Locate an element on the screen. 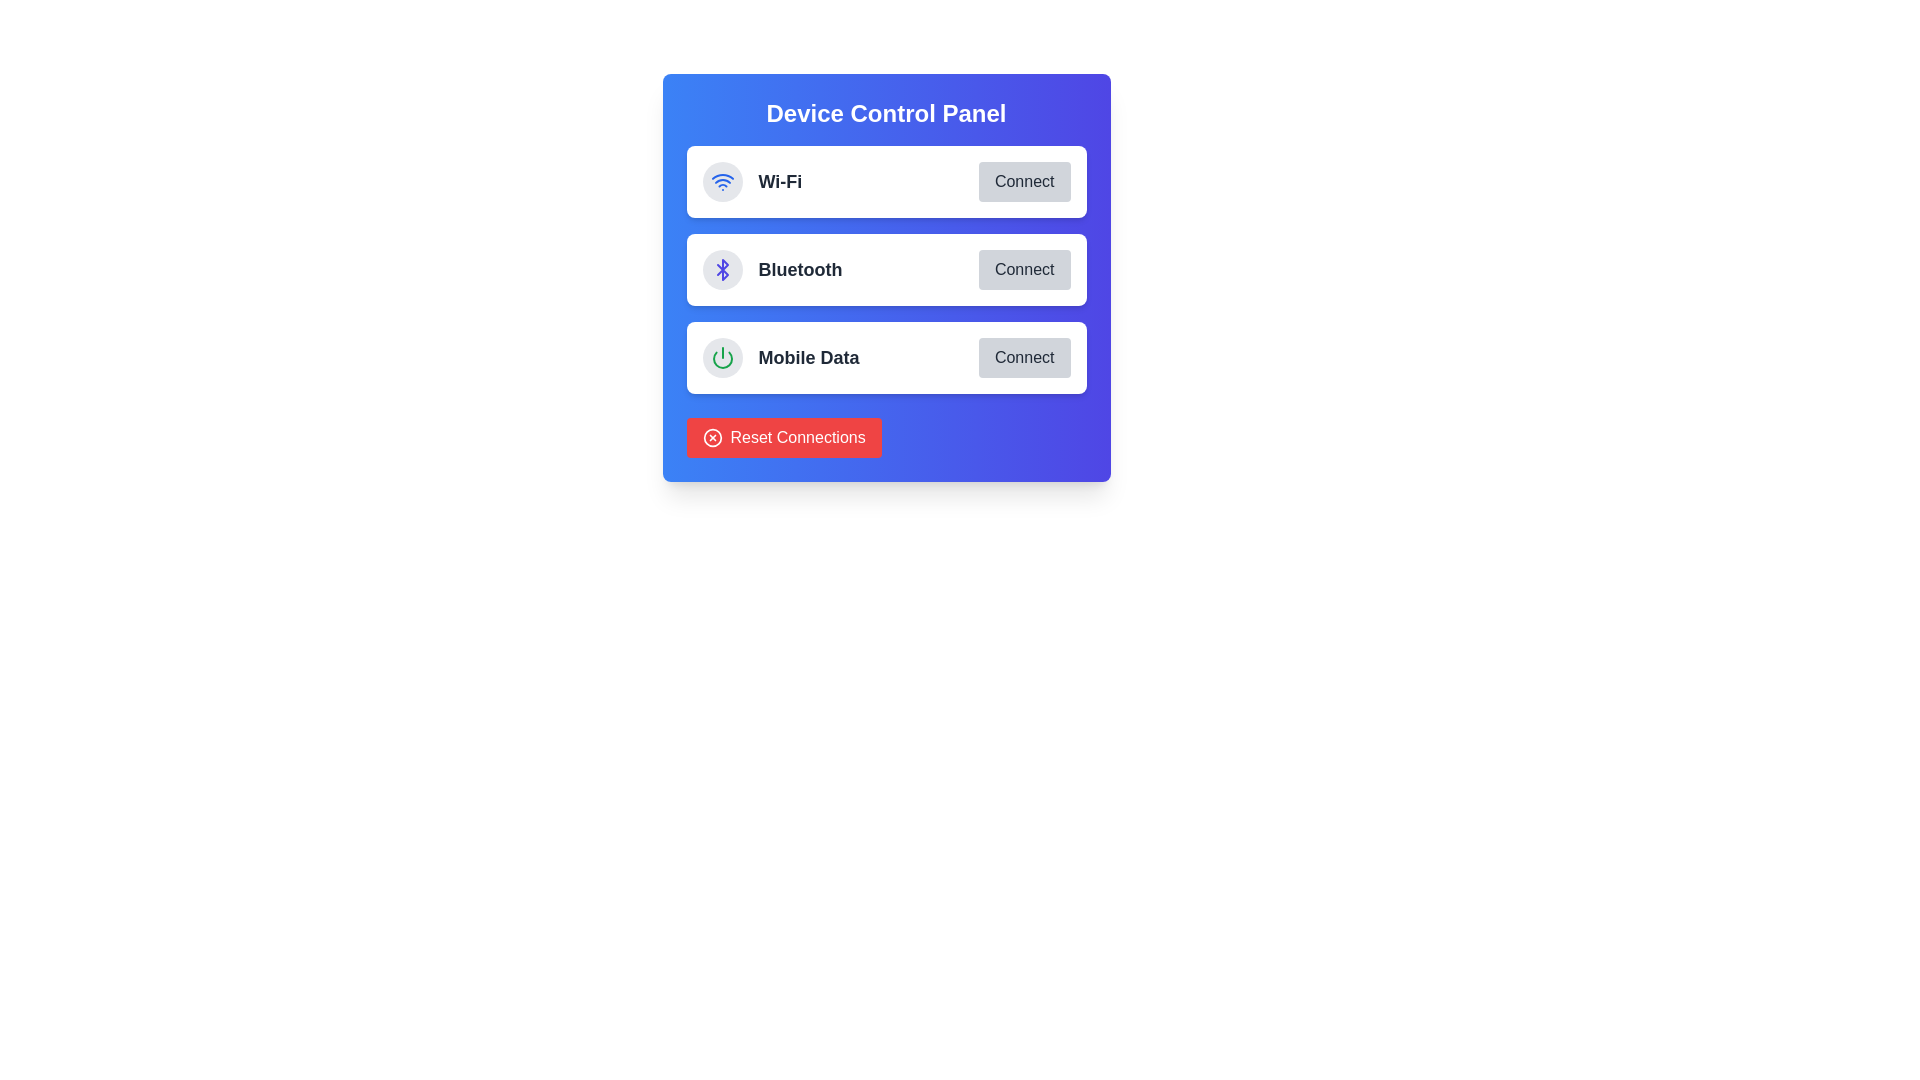 The image size is (1920, 1080). the Bluetooth icon, which is styled with blue strokes and located in the second button from the top in a vertical stack of three options, within a rounded rectangular button with a gray background, next to the 'Bluetooth' label is located at coordinates (721, 270).